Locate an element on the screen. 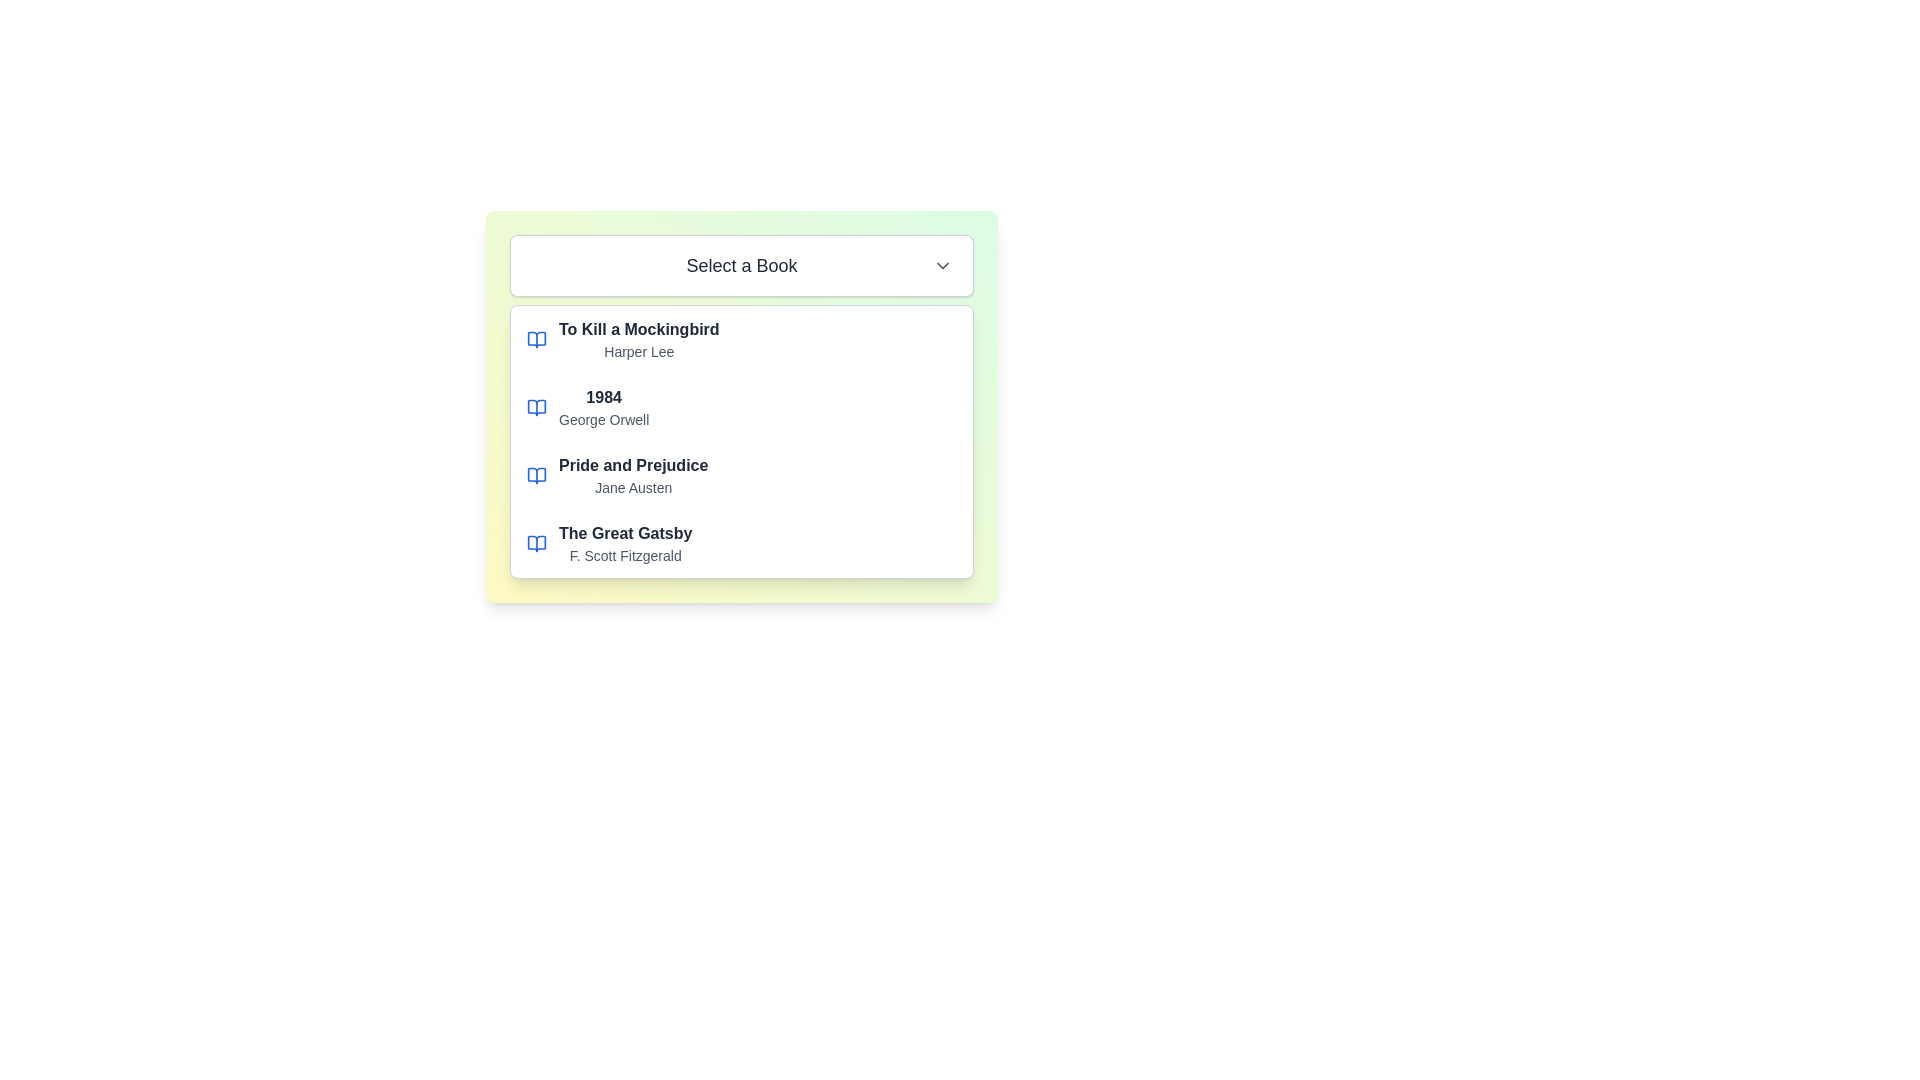 Image resolution: width=1920 pixels, height=1080 pixels. the non-interactive text label indicating the title of a book in the dropdown list, which is the second item in the list, positioned above 'Pride and Prejudice' and below 'To Kill a Mockingbird' is located at coordinates (603, 397).